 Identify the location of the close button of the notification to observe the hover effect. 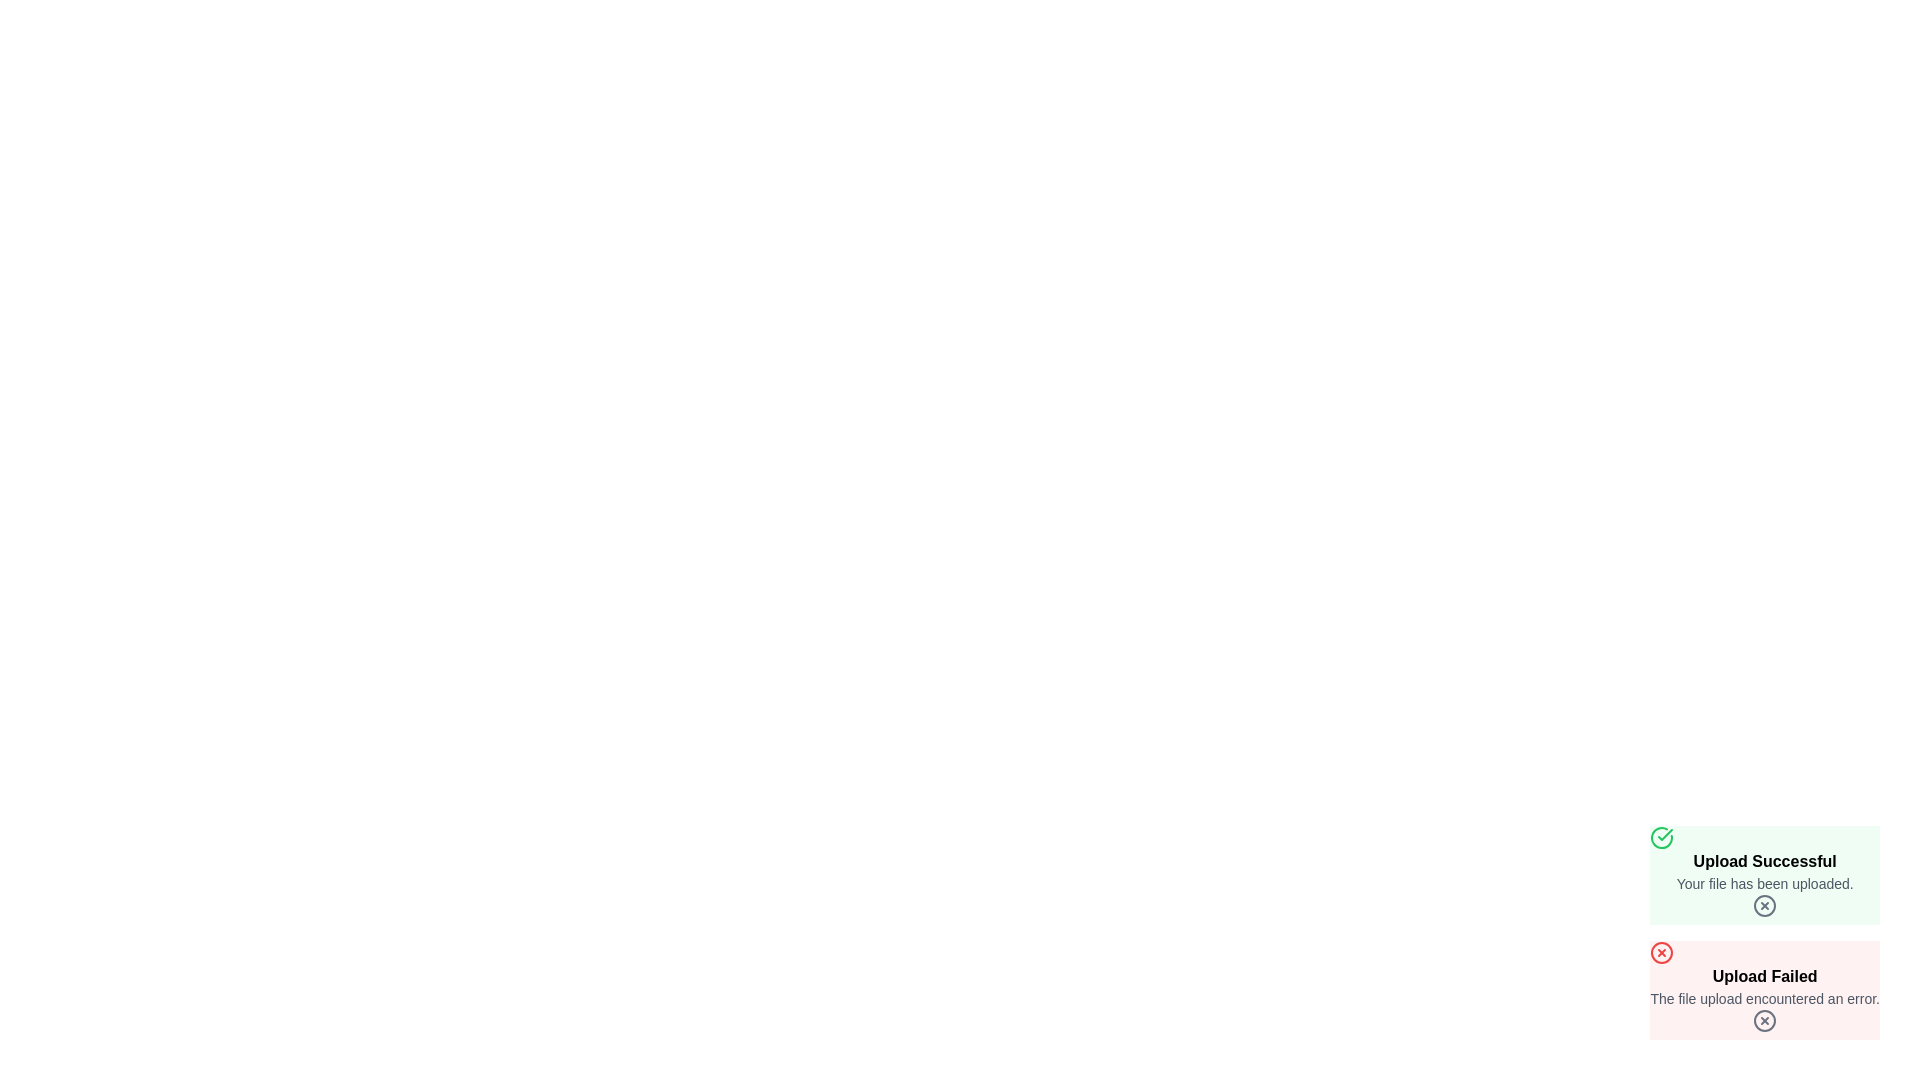
(1765, 906).